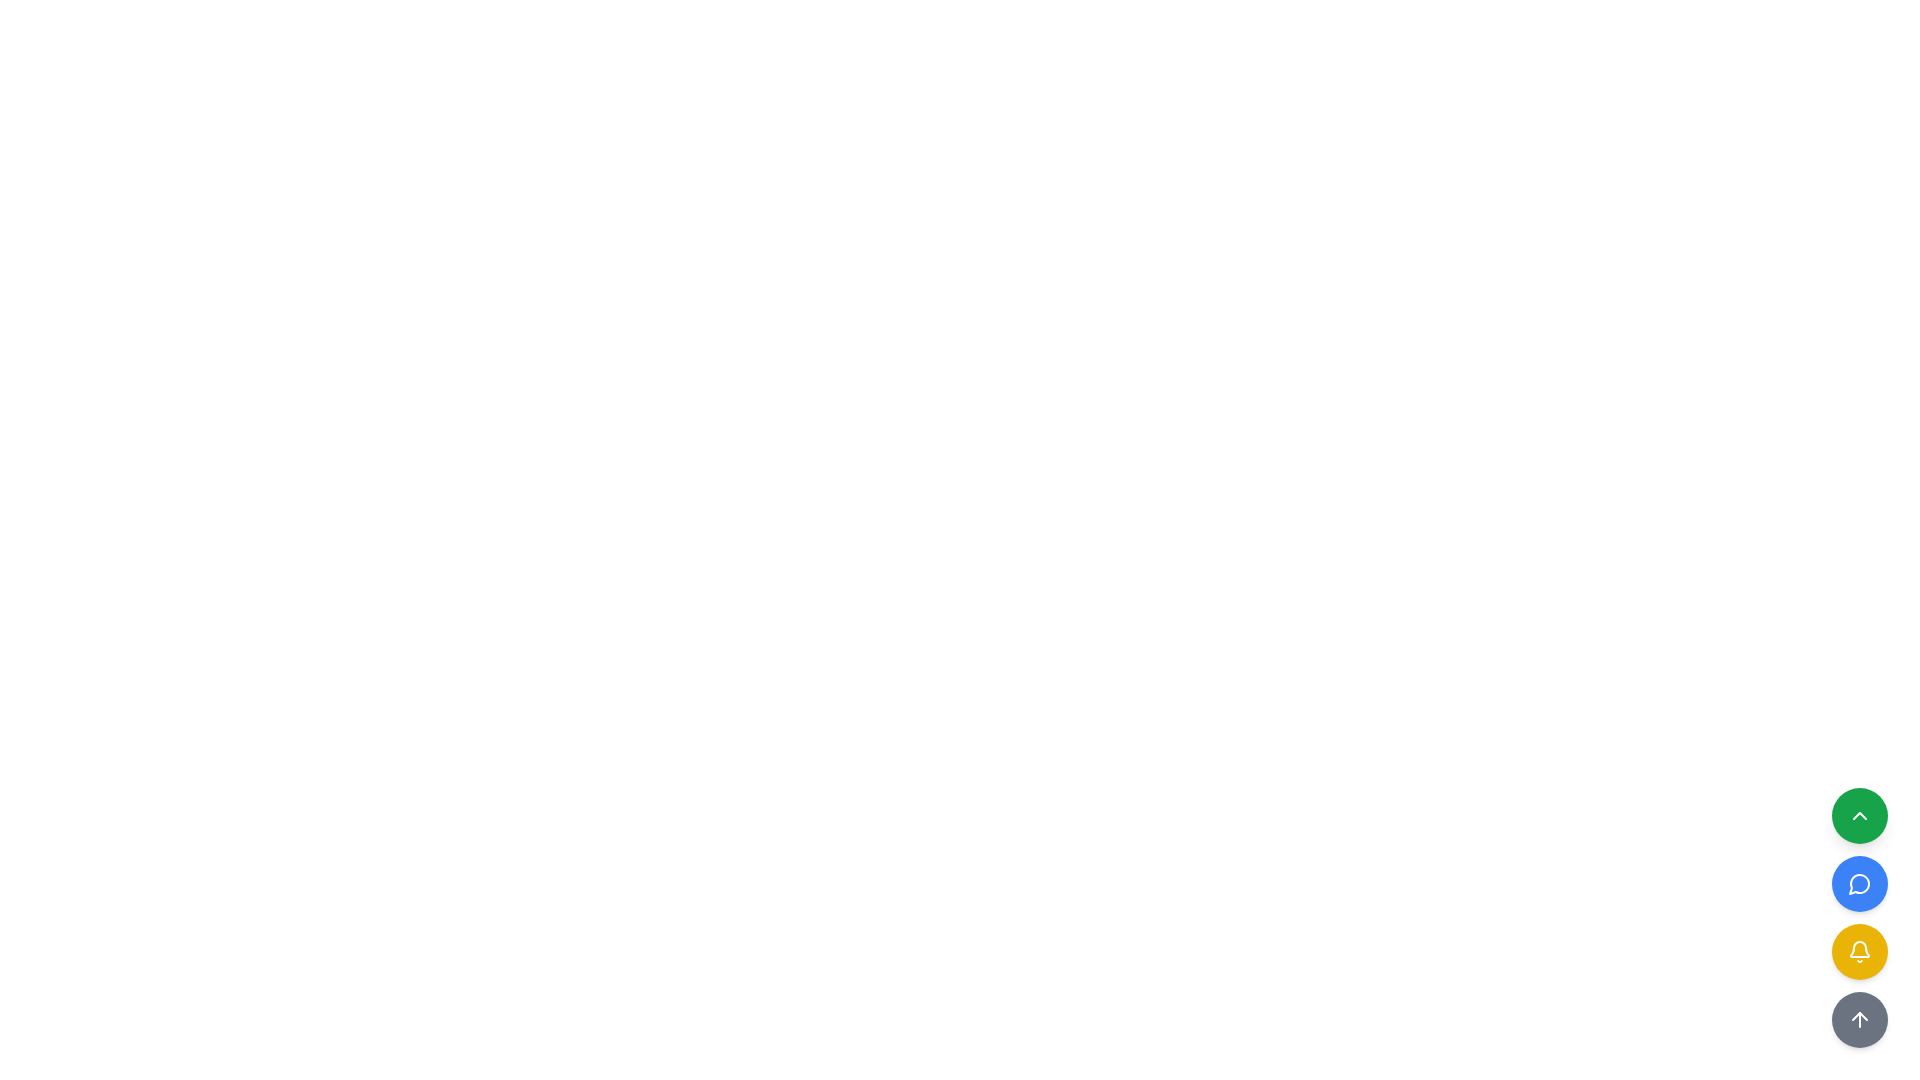 The height and width of the screenshot is (1080, 1920). I want to click on the circular green button with a white upward arrow at the bottom-right corner of the interface to initiate an action, so click(1859, 816).